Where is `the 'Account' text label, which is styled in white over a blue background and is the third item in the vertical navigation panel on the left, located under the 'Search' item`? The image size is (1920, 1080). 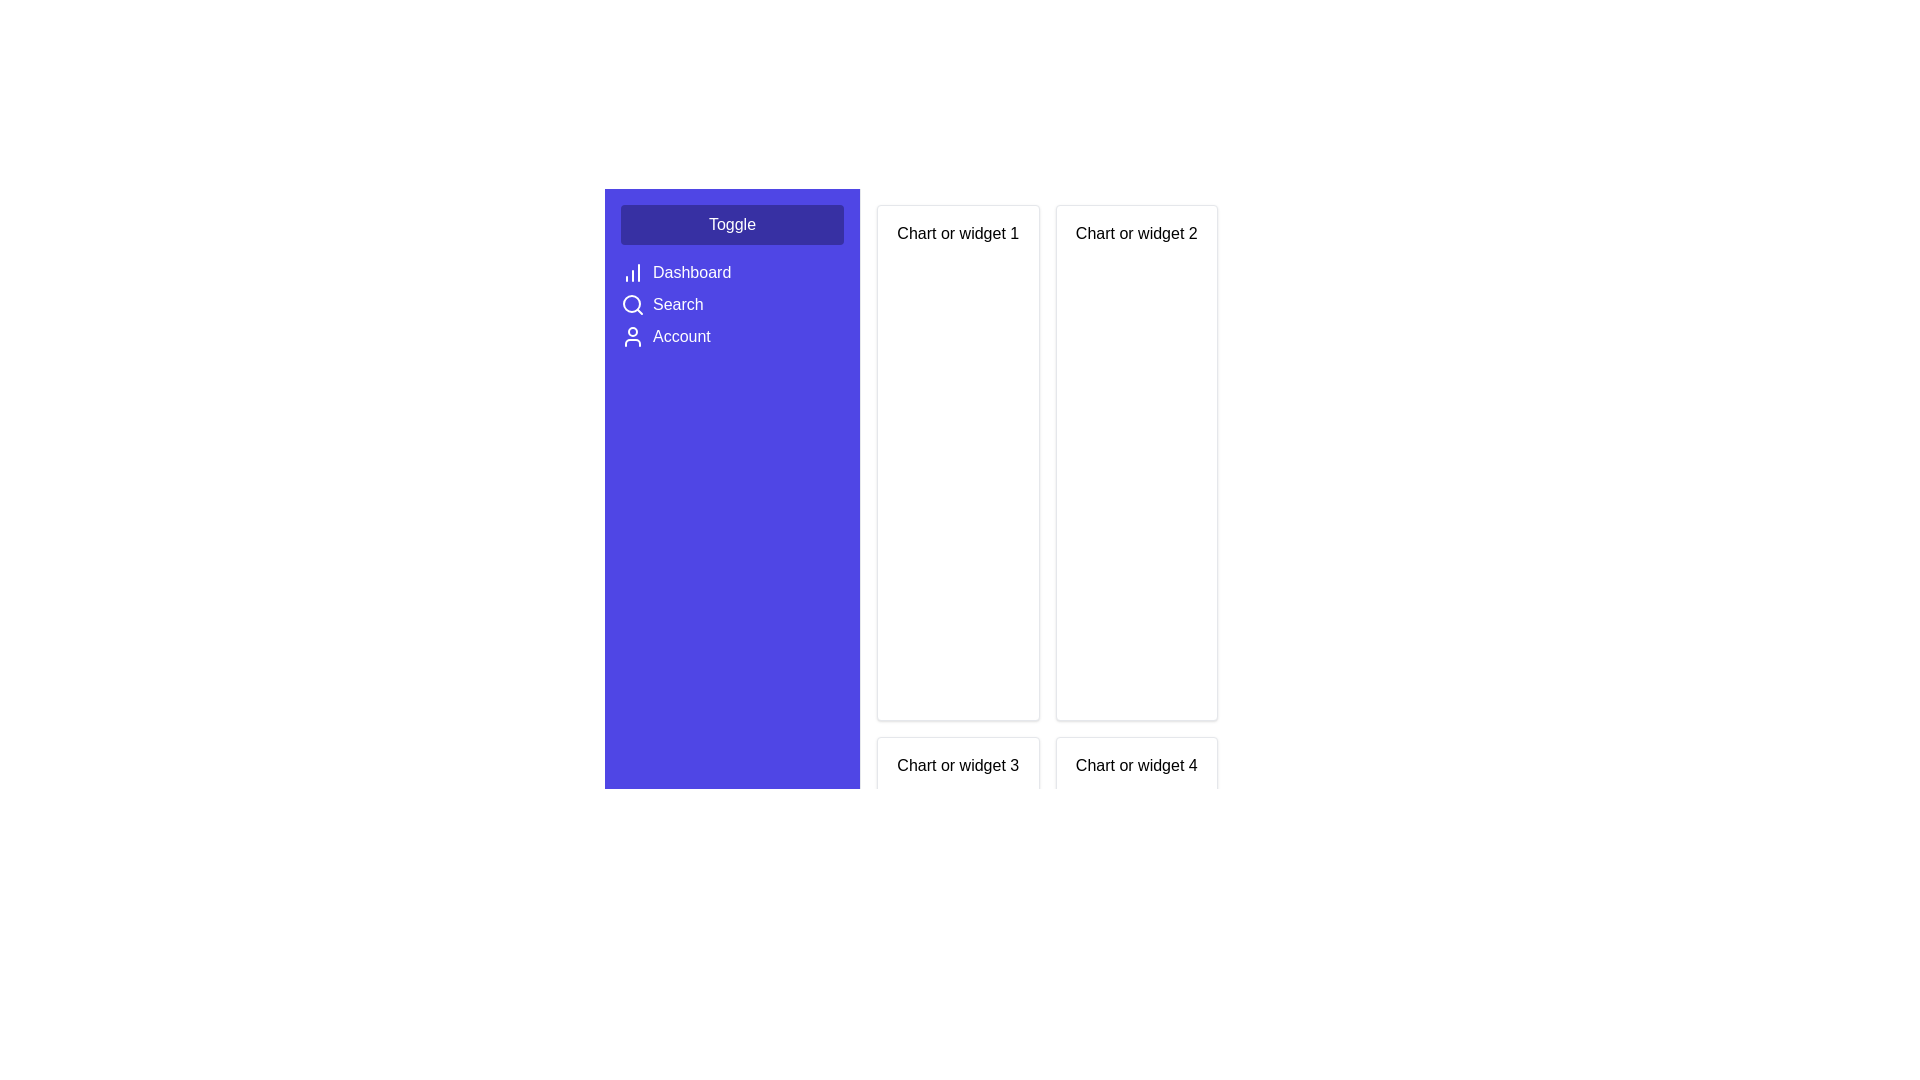 the 'Account' text label, which is styled in white over a blue background and is the third item in the vertical navigation panel on the left, located under the 'Search' item is located at coordinates (681, 335).